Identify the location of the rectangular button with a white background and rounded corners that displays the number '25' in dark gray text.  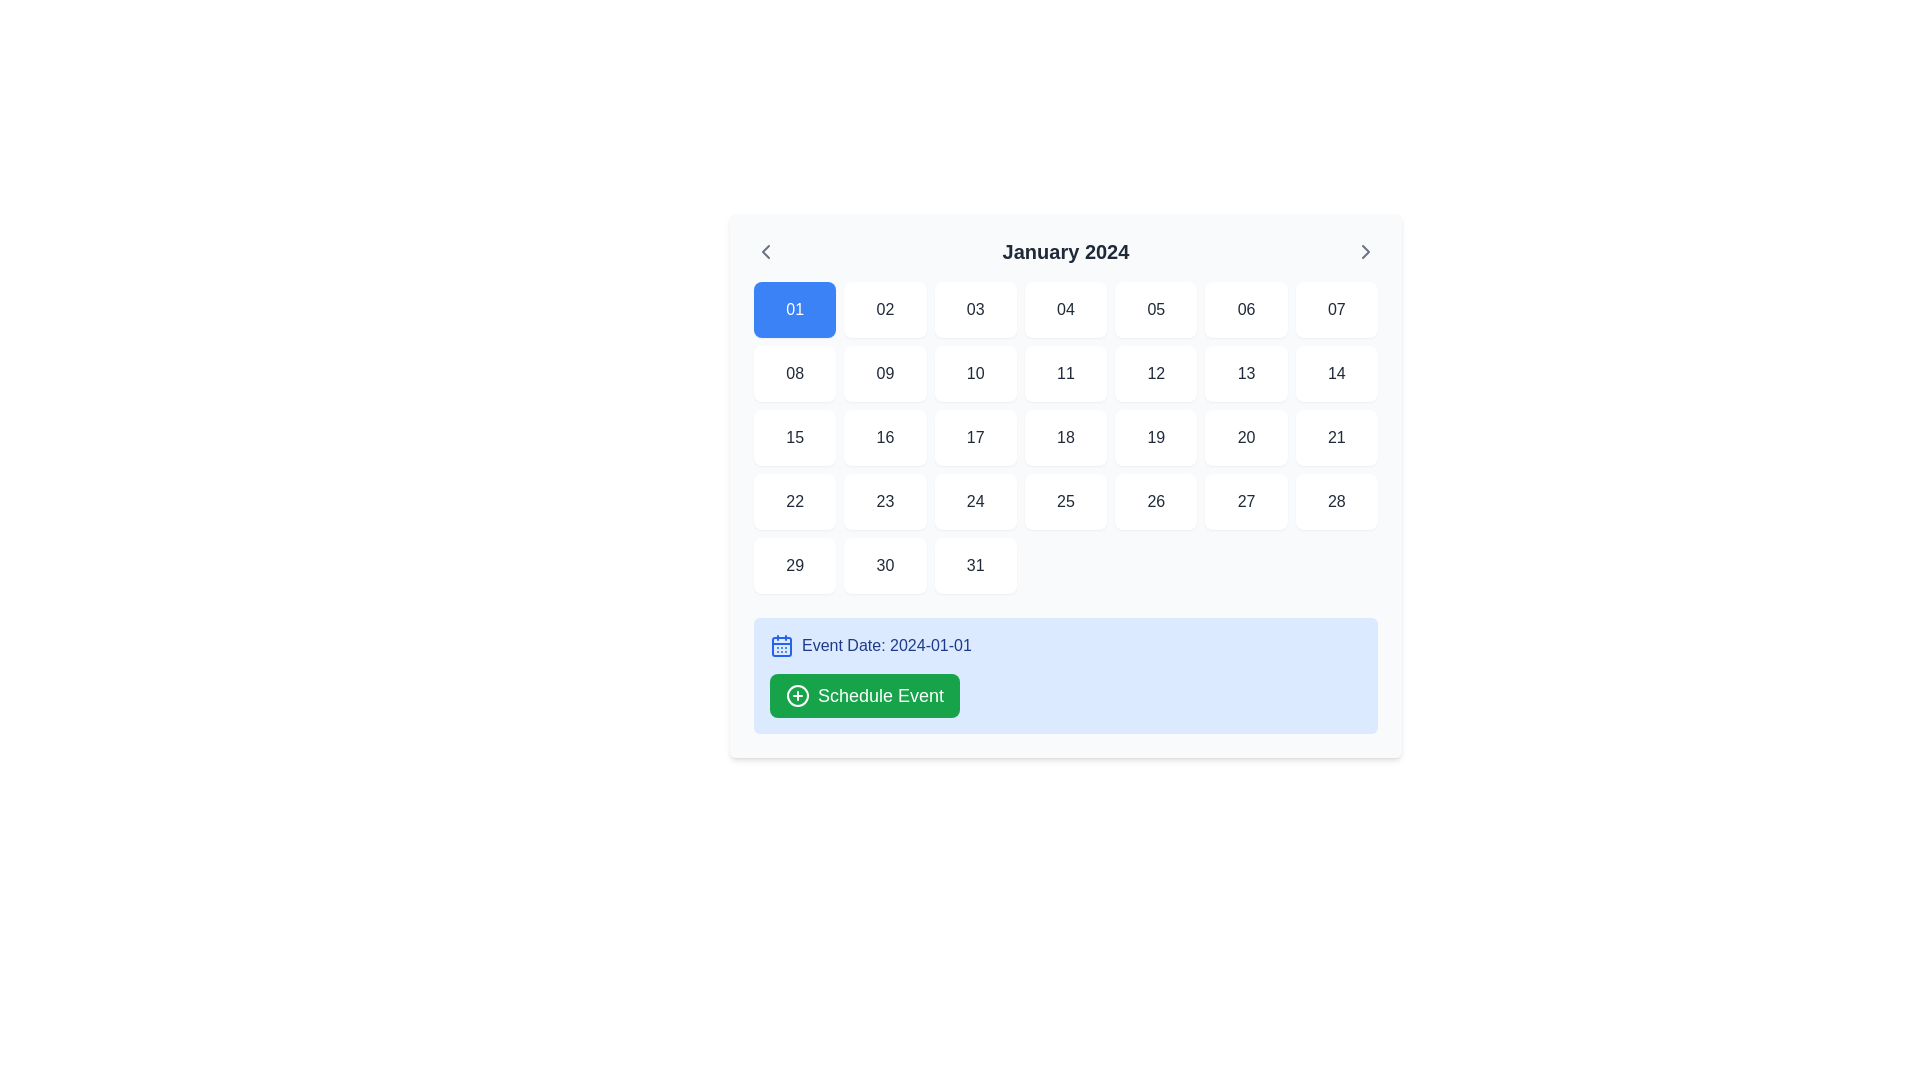
(1064, 500).